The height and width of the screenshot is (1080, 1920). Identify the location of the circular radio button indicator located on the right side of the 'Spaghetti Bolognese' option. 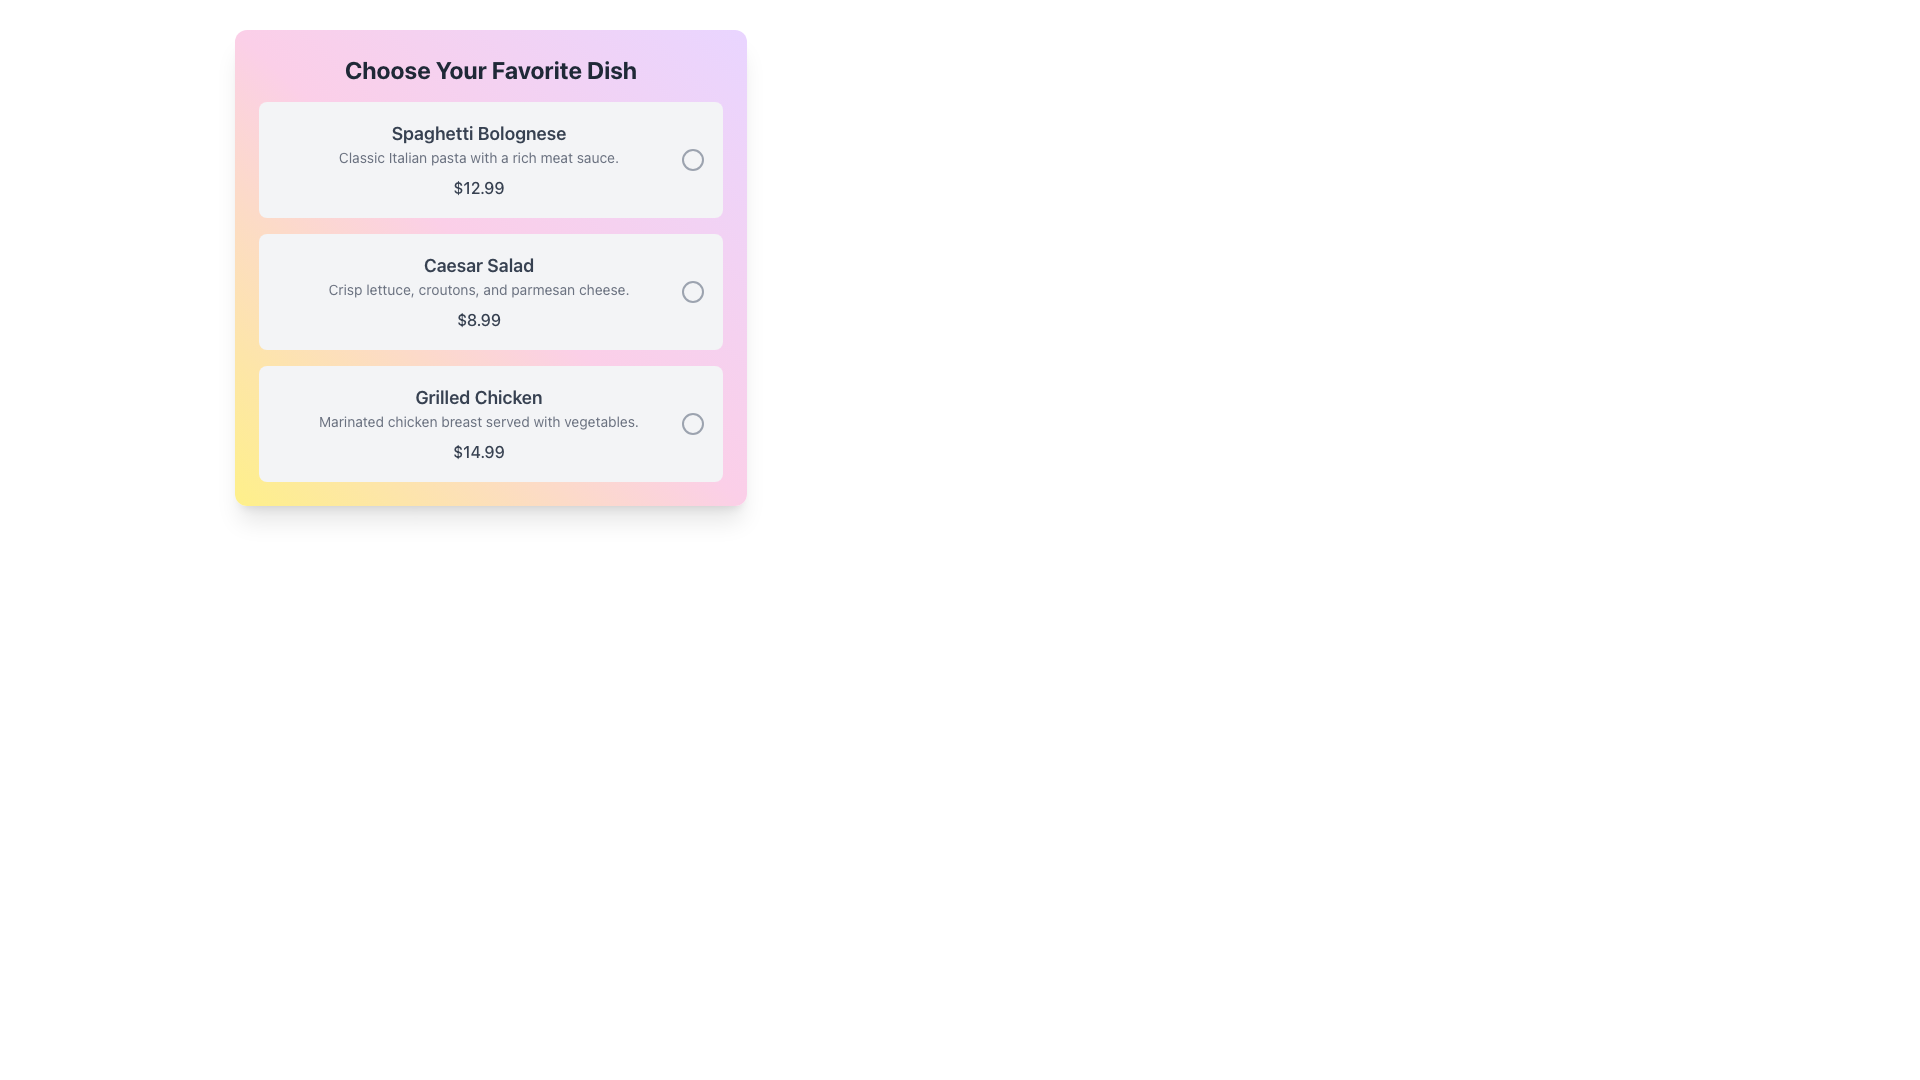
(692, 158).